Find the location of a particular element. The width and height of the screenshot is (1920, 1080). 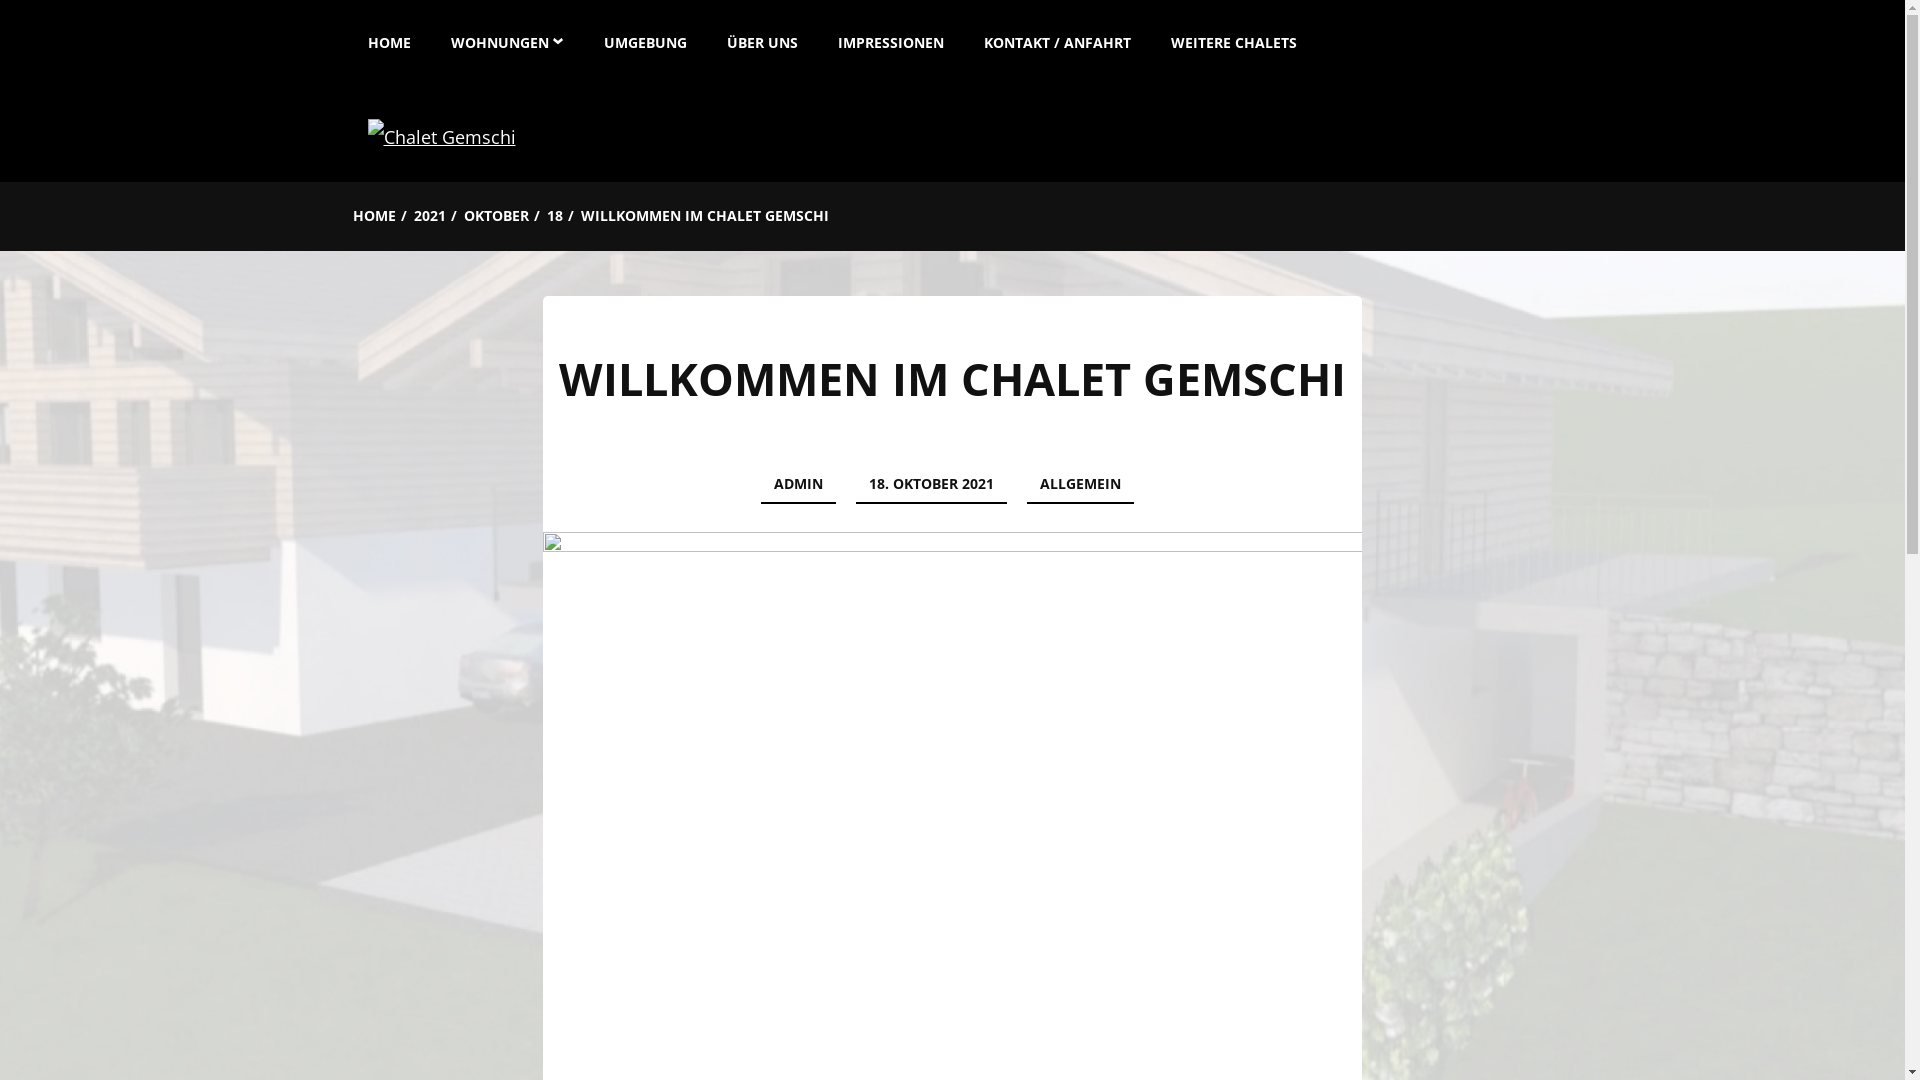

'HOME' is located at coordinates (351, 216).